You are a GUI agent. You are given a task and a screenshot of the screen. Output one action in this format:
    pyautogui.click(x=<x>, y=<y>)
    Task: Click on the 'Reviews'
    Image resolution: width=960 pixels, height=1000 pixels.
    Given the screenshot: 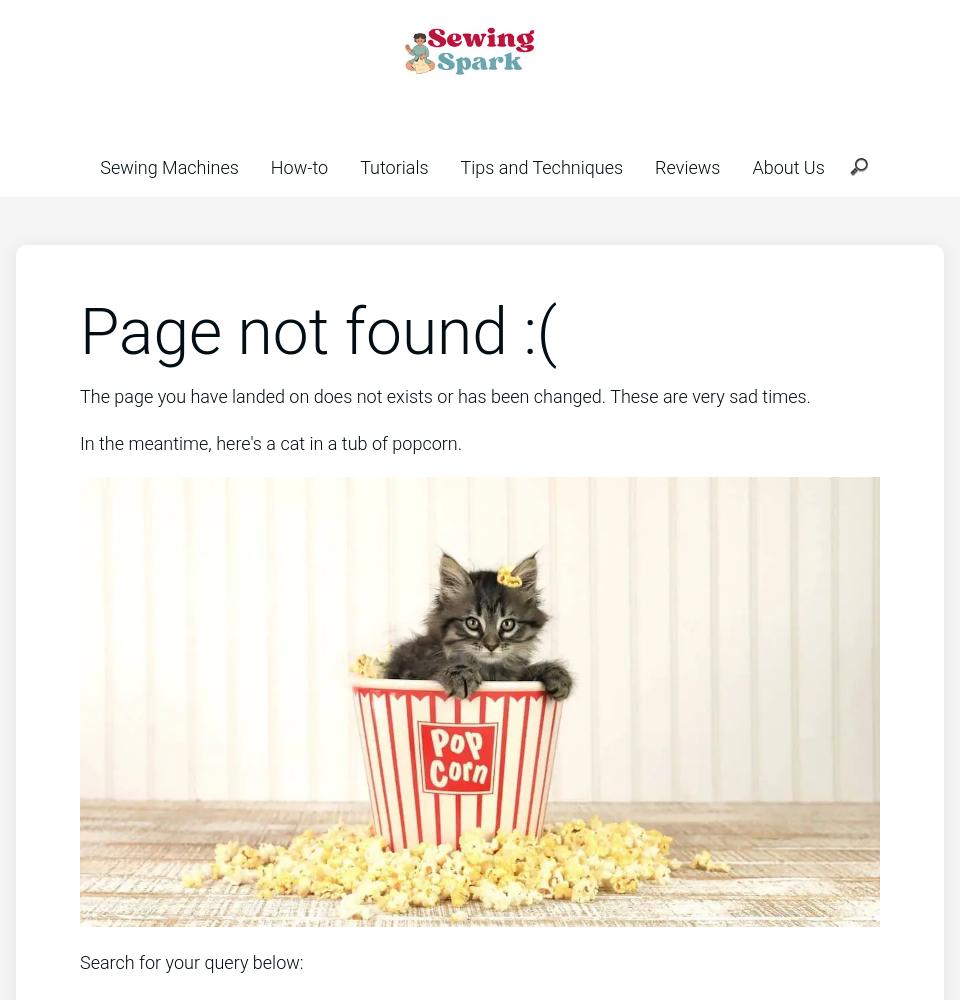 What is the action you would take?
    pyautogui.click(x=654, y=167)
    